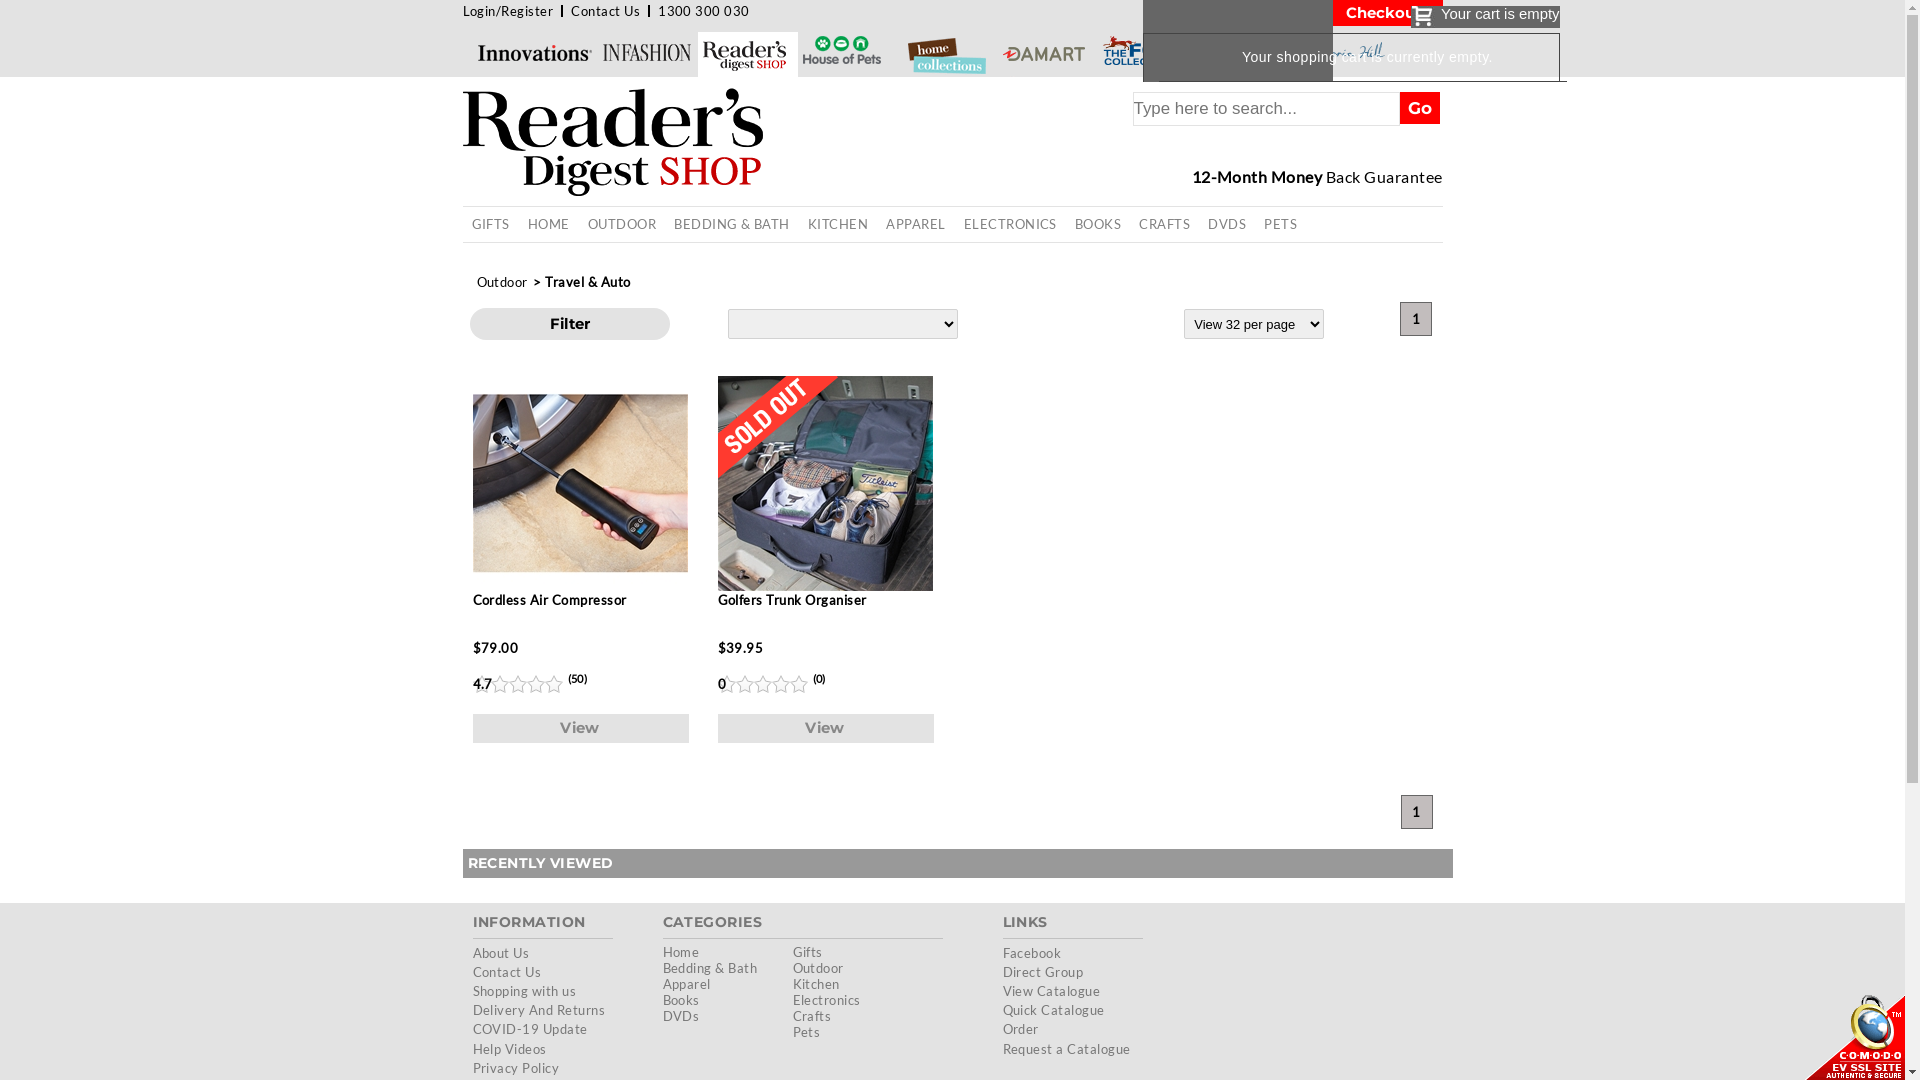 This screenshot has width=1920, height=1080. Describe the element at coordinates (730, 224) in the screenshot. I see `'BEDDING & BATH'` at that location.